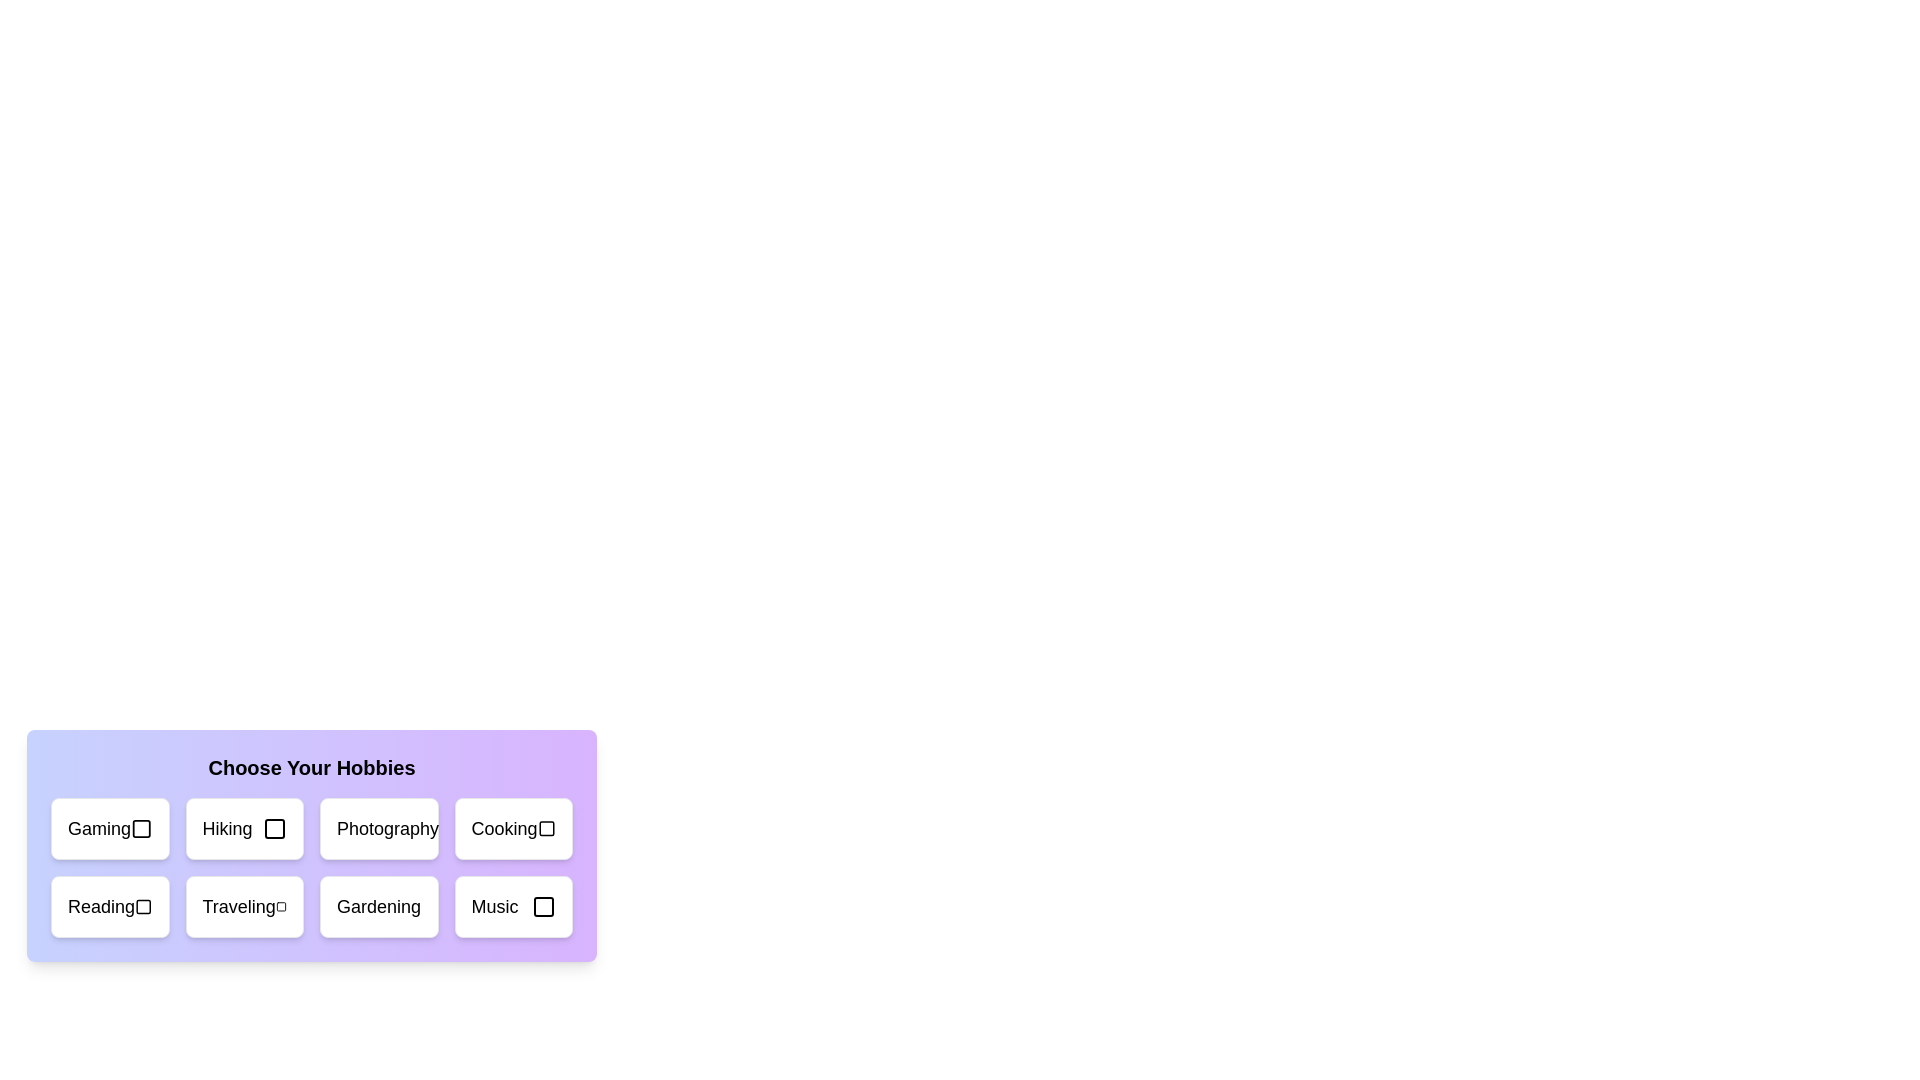 The image size is (1920, 1080). I want to click on the hobby card labeled Traveling, so click(243, 906).